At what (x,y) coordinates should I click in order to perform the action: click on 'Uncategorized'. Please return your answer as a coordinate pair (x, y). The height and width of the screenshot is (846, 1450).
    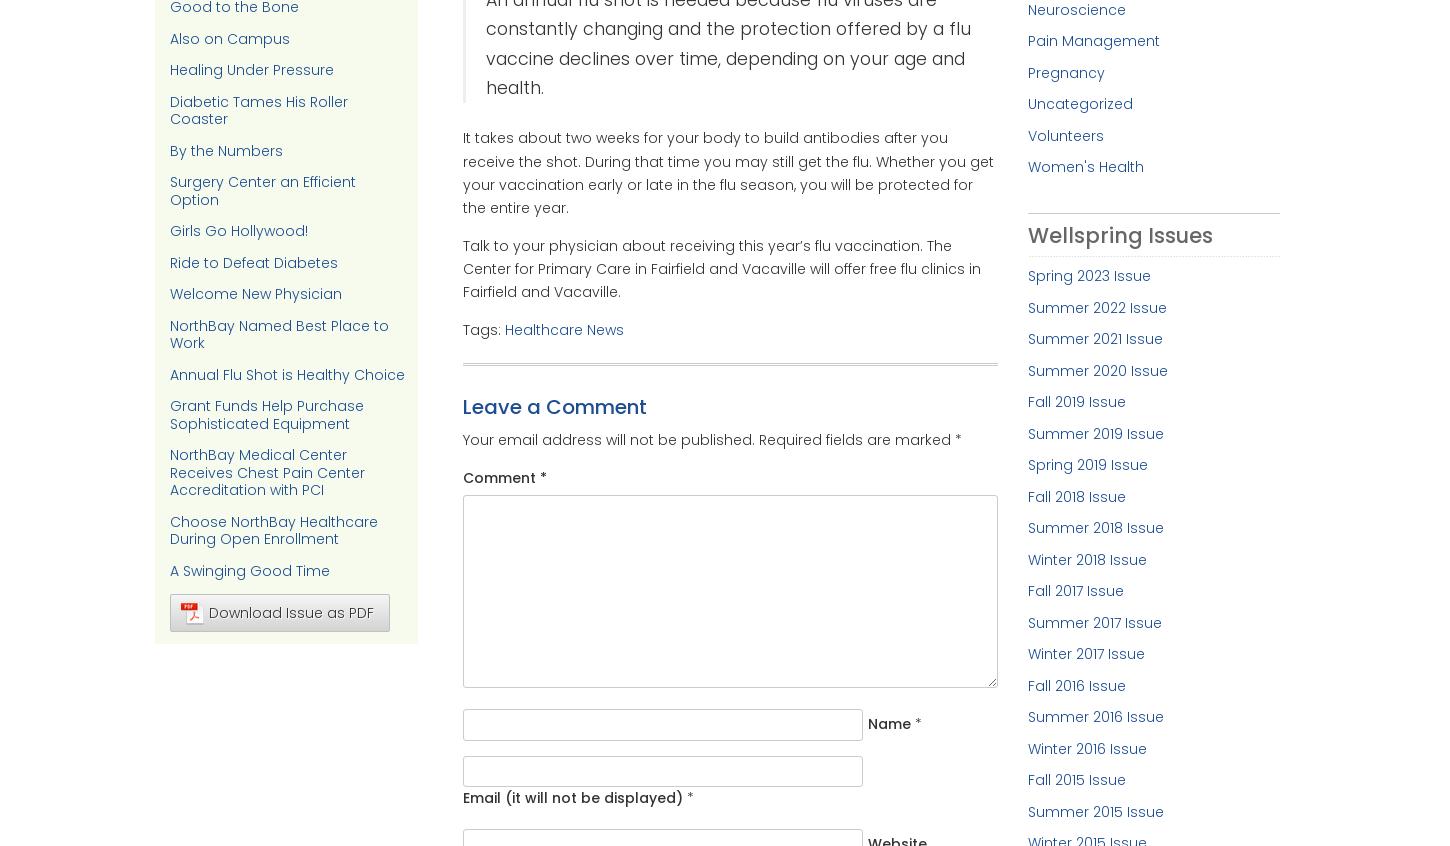
    Looking at the image, I should click on (1079, 103).